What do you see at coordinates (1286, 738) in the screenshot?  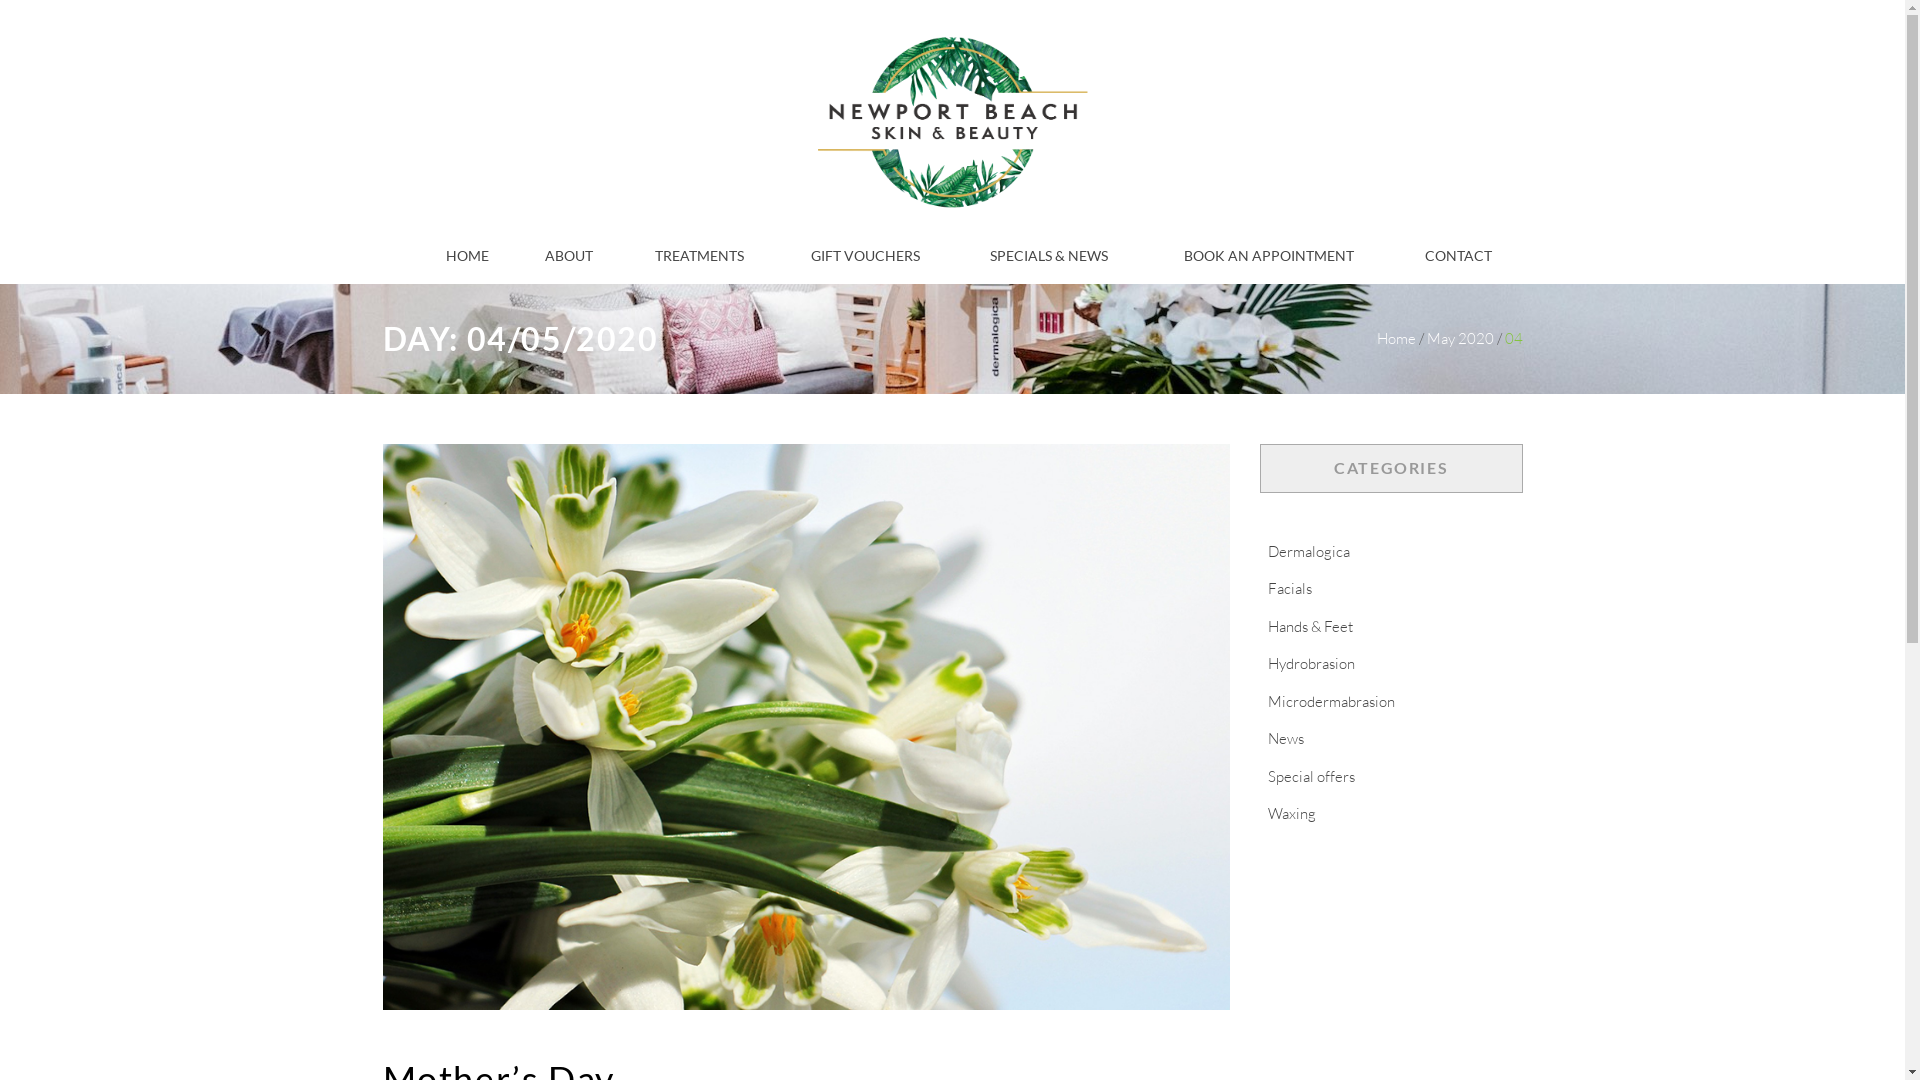 I see `'News'` at bounding box center [1286, 738].